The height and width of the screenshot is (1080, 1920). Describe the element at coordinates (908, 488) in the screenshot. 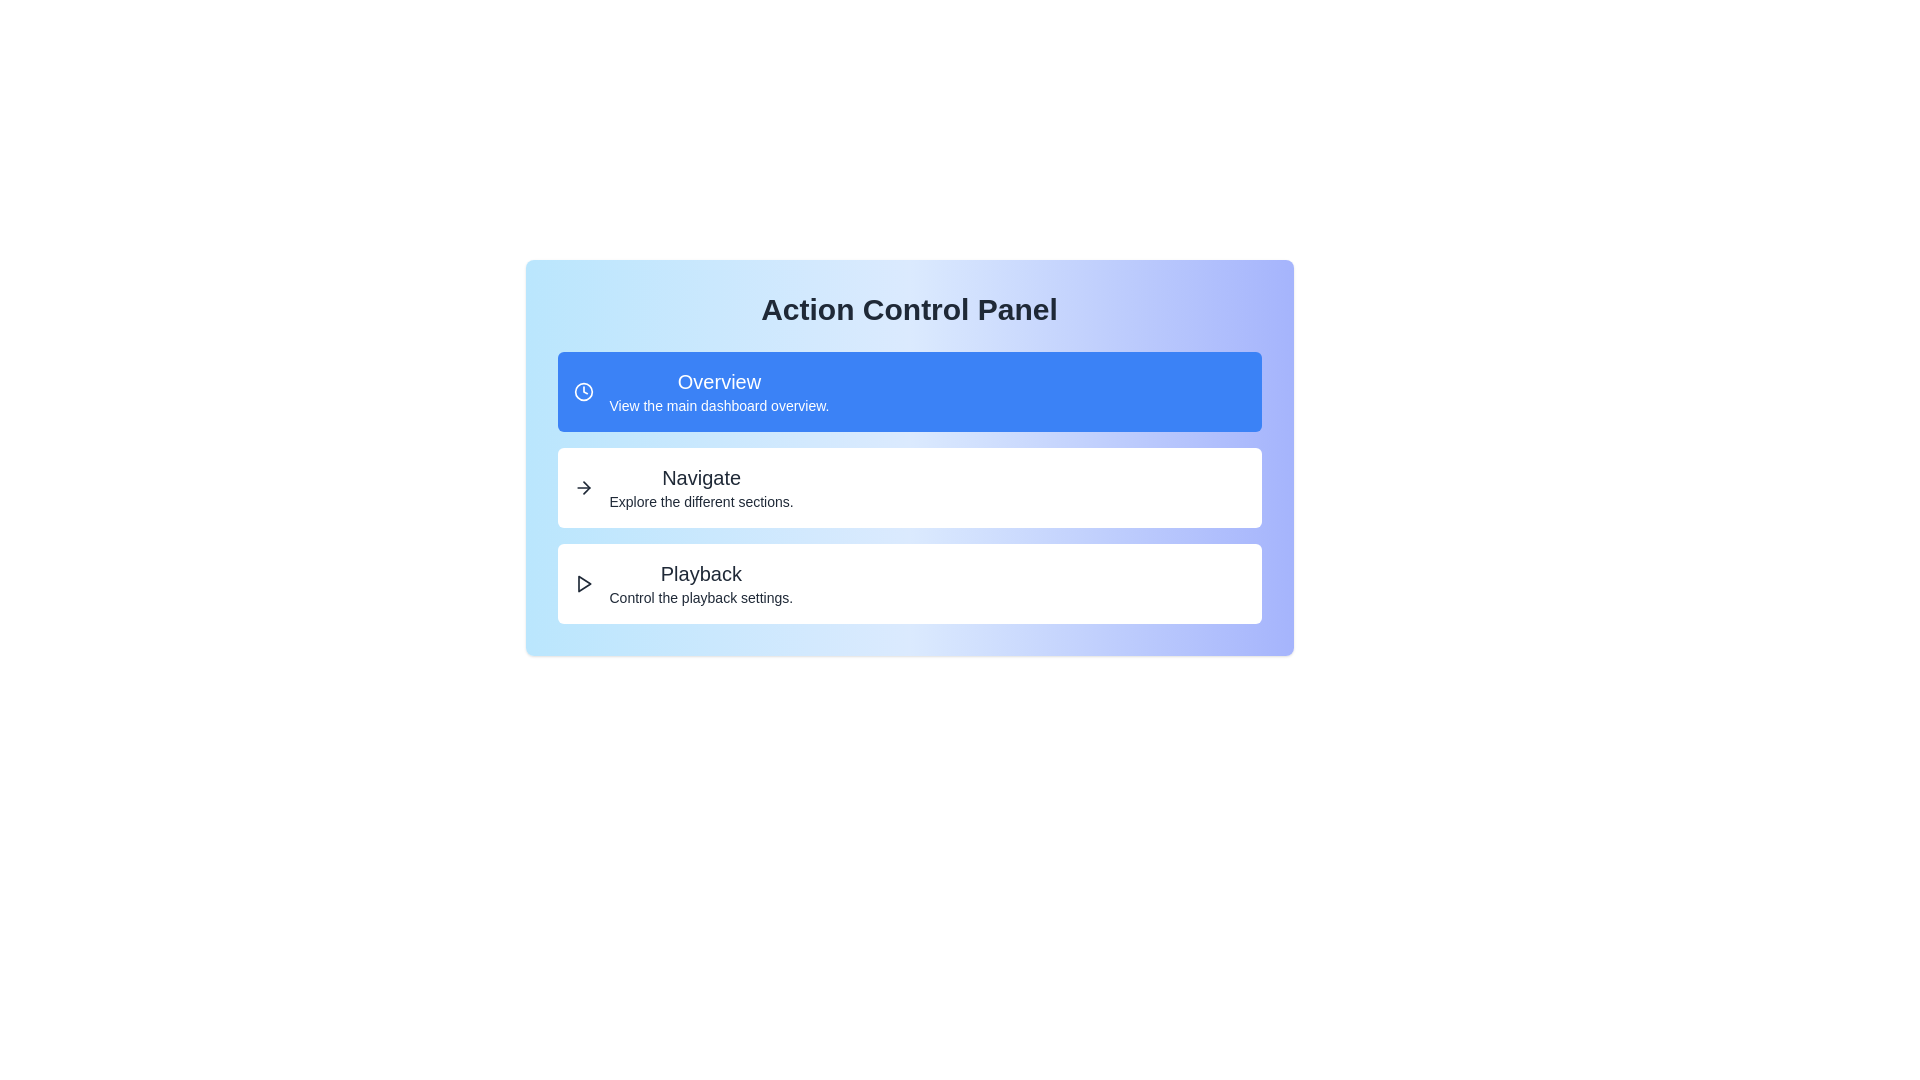

I see `the interactive list item titled 'Navigate'` at that location.